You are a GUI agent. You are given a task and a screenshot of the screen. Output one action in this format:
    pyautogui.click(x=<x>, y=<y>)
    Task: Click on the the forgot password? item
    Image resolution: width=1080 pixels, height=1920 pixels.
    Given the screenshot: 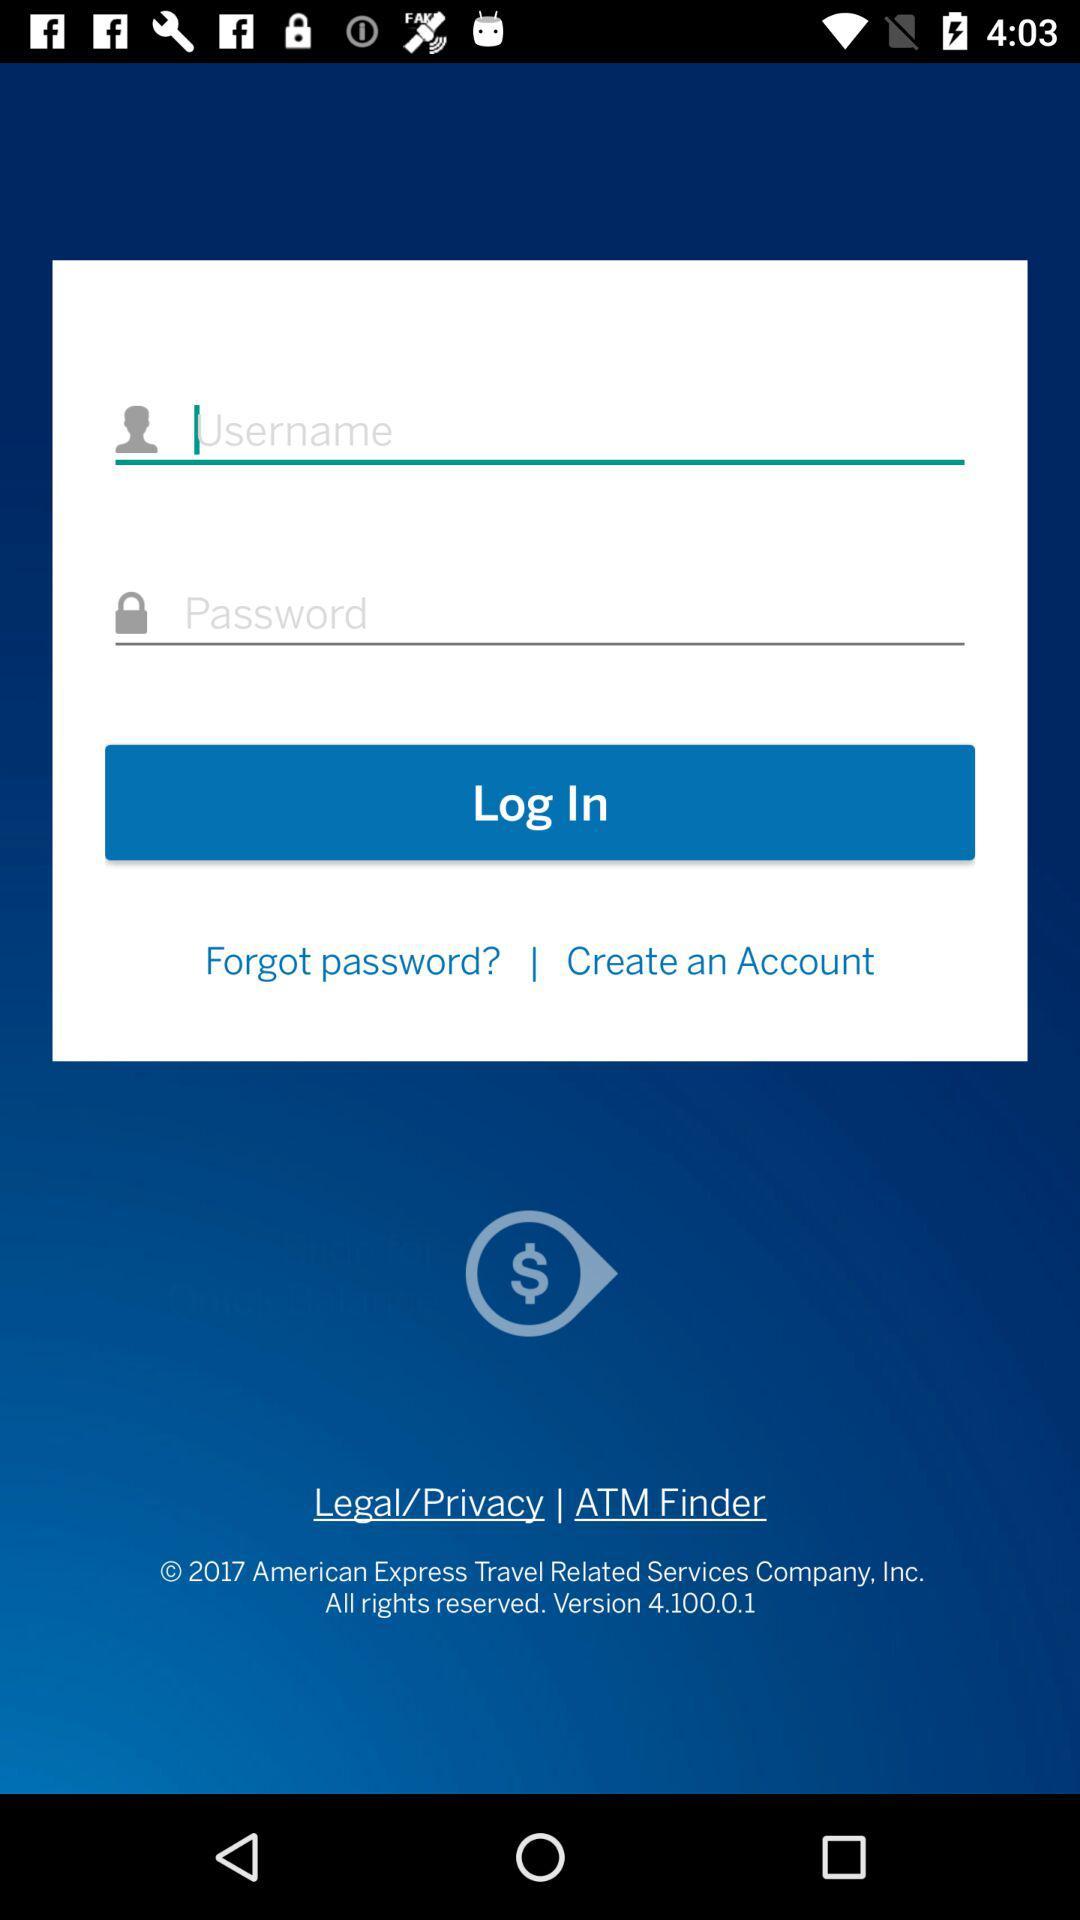 What is the action you would take?
    pyautogui.click(x=351, y=960)
    